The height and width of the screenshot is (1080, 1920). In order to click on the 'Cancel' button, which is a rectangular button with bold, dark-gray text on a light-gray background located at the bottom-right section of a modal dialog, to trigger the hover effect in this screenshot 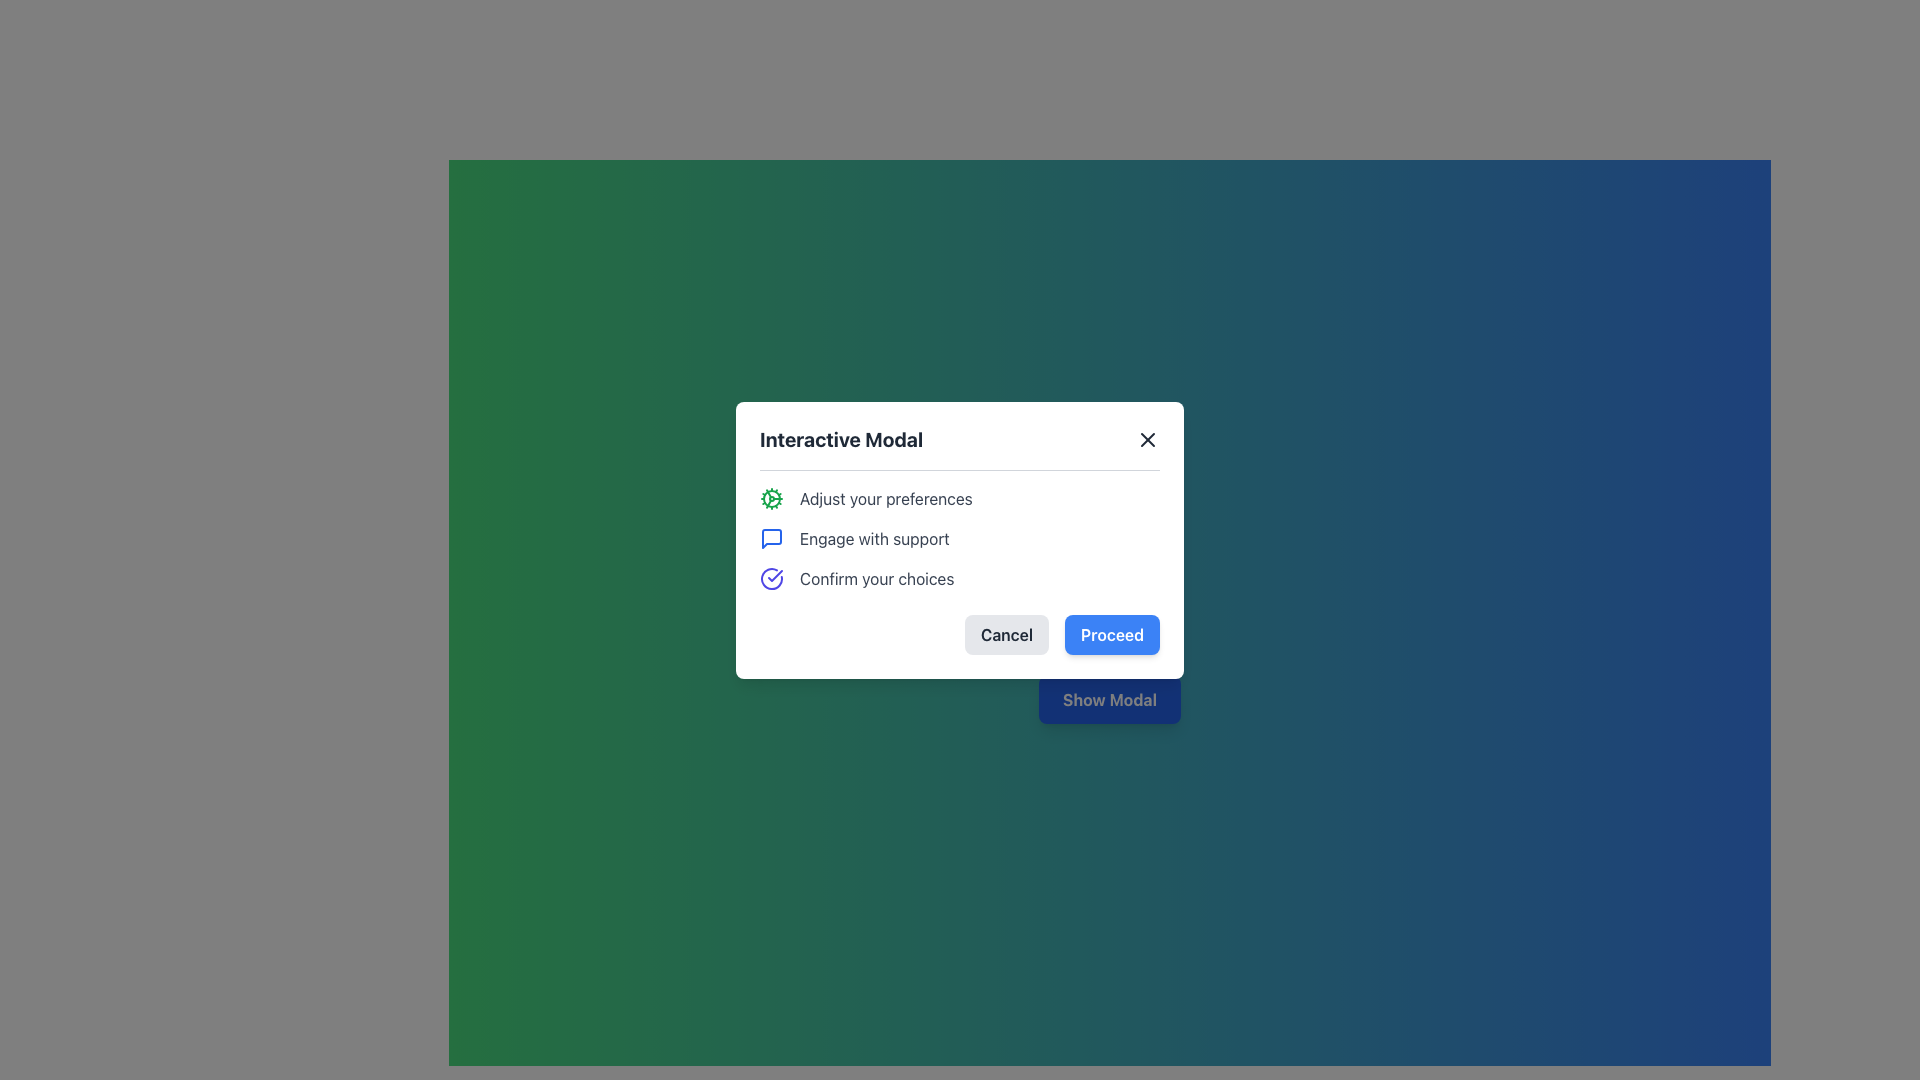, I will do `click(1007, 634)`.